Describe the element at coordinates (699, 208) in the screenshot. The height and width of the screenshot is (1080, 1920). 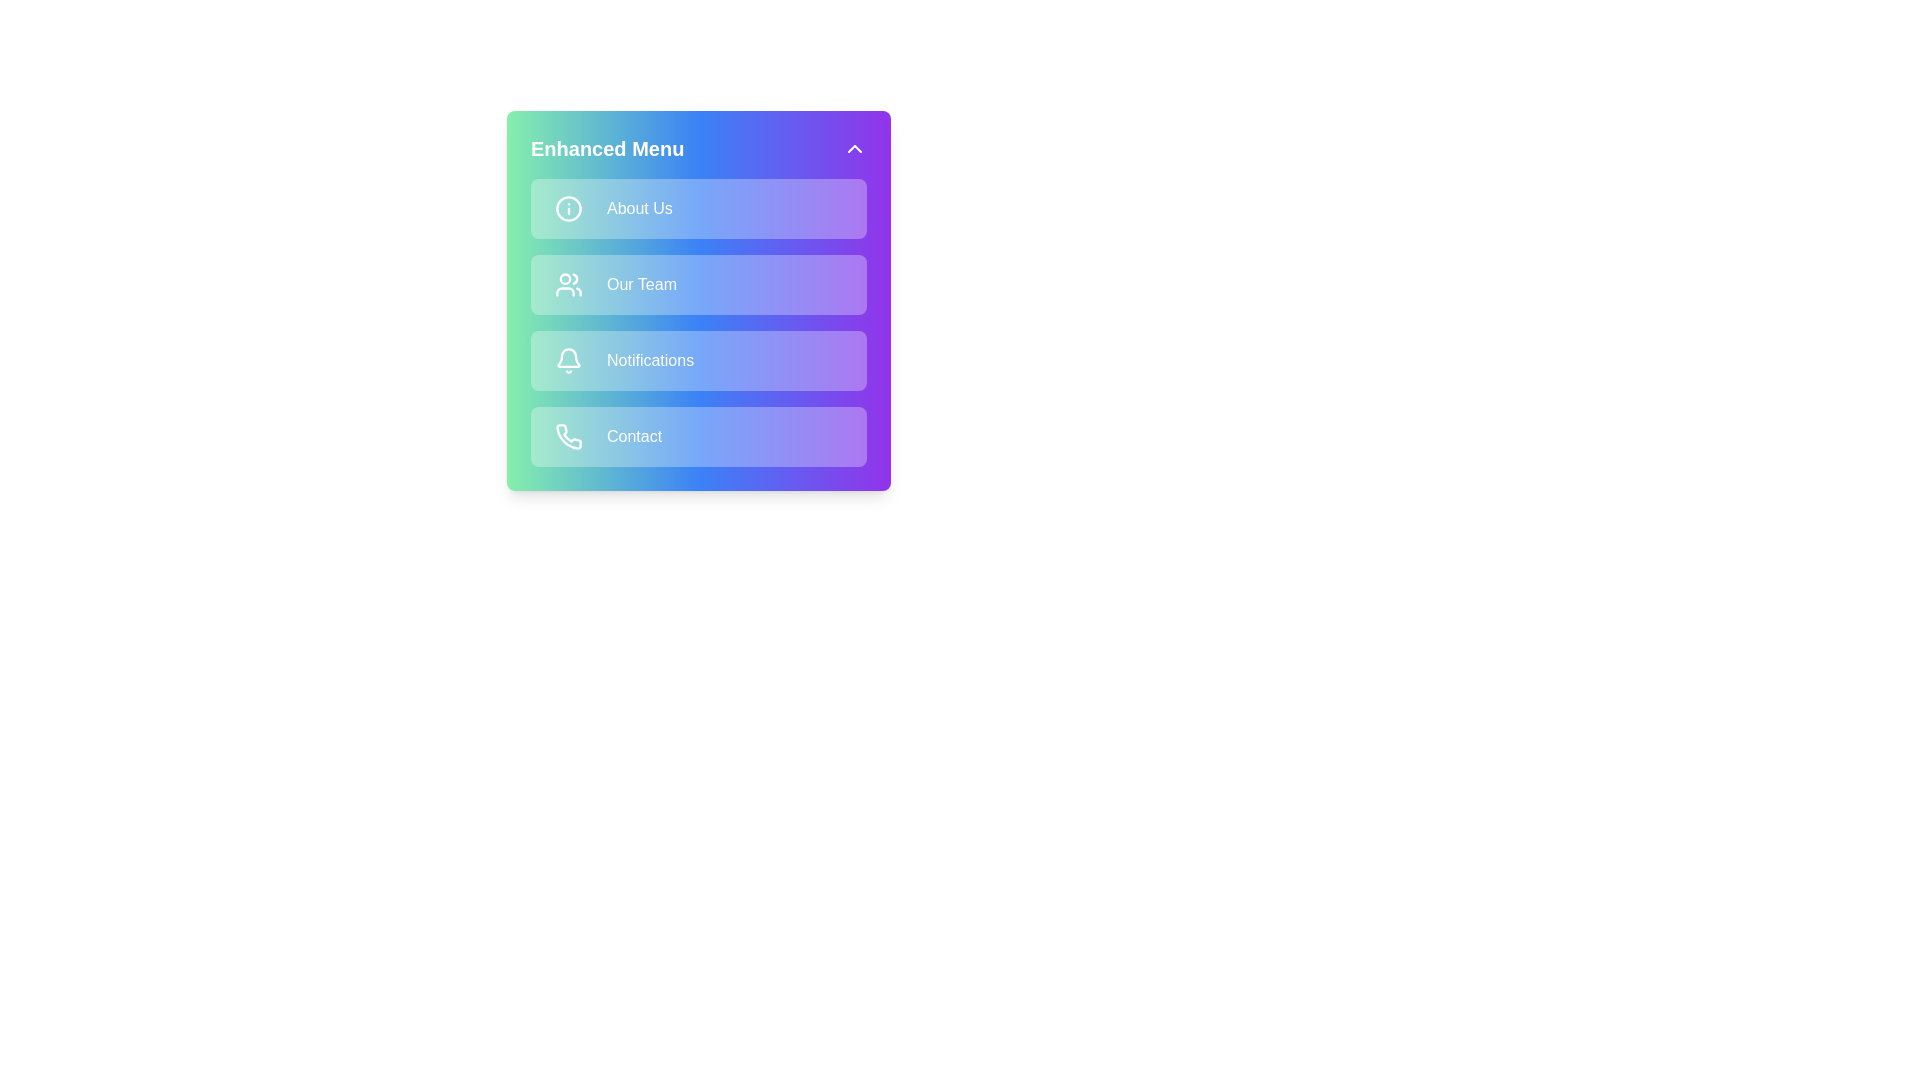
I see `the menu item About Us from the options available` at that location.